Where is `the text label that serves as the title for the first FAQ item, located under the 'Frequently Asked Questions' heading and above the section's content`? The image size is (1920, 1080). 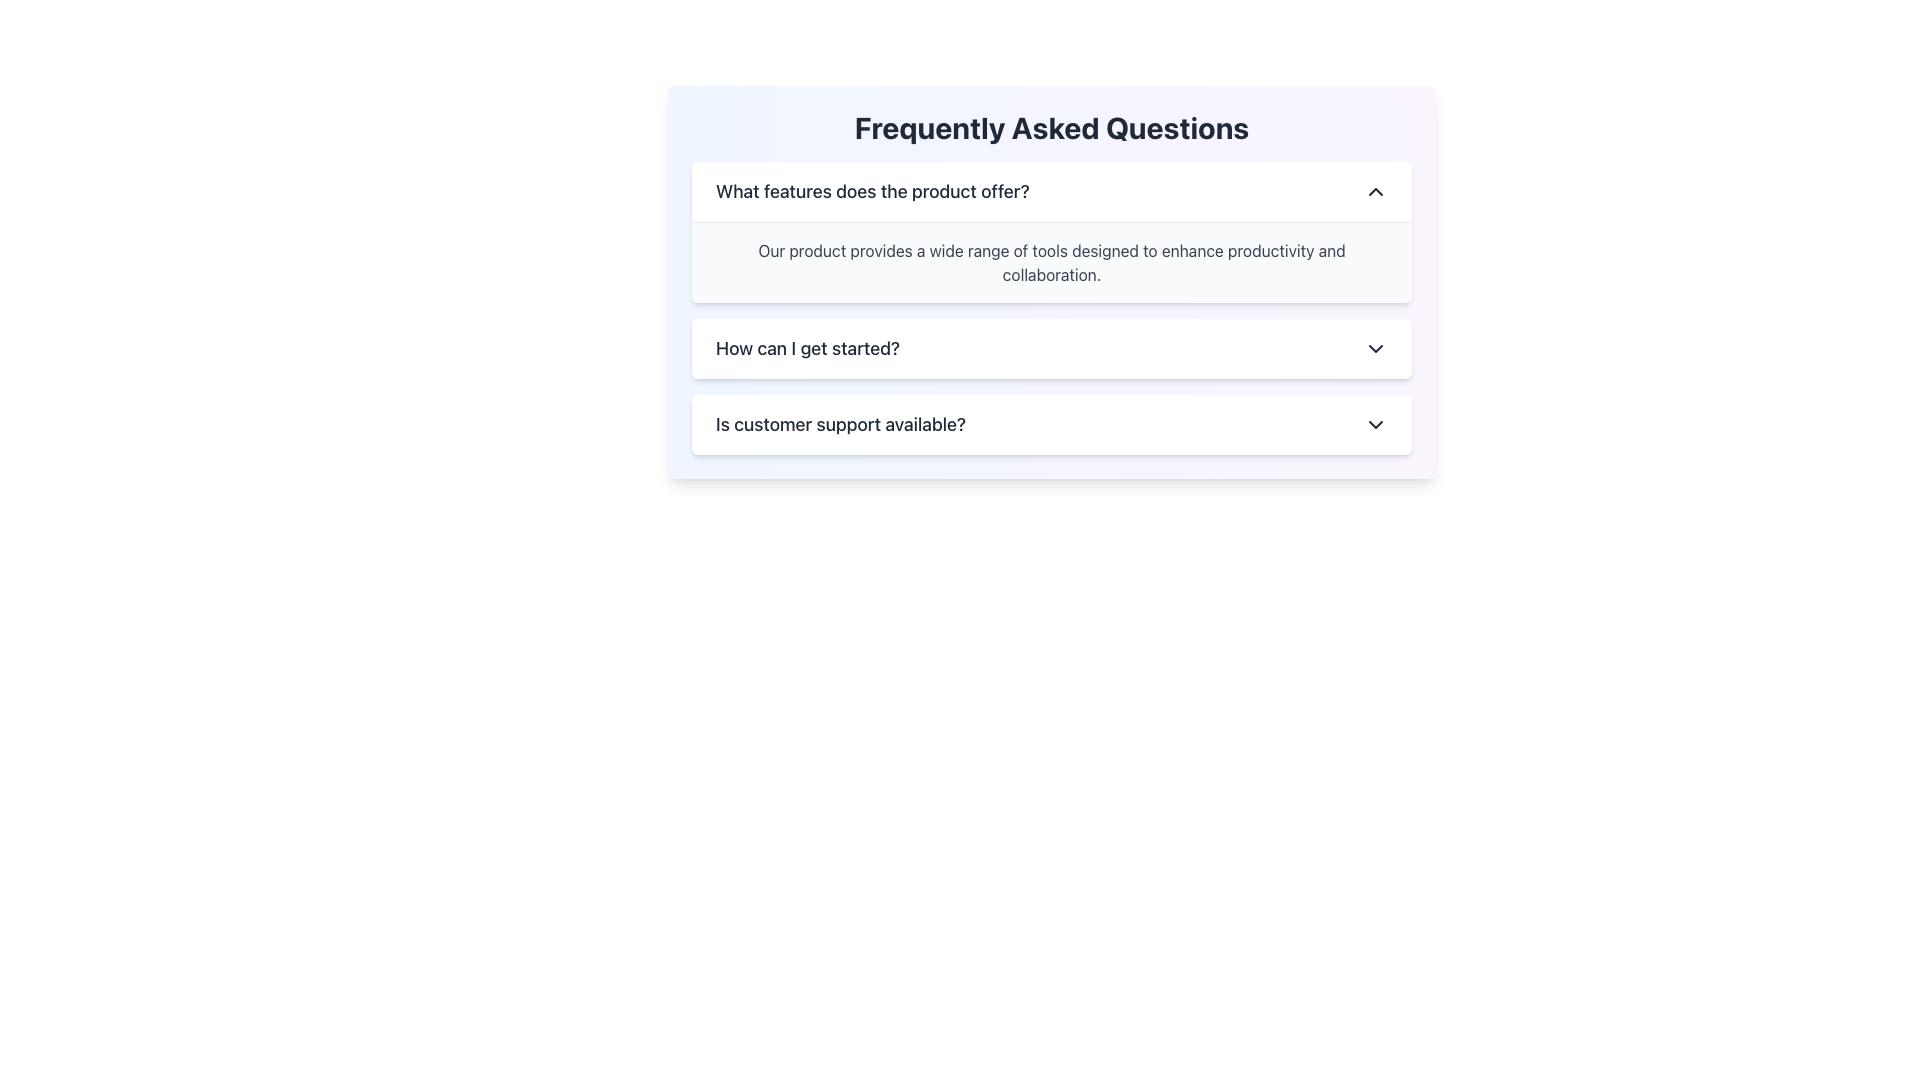
the text label that serves as the title for the first FAQ item, located under the 'Frequently Asked Questions' heading and above the section's content is located at coordinates (872, 192).